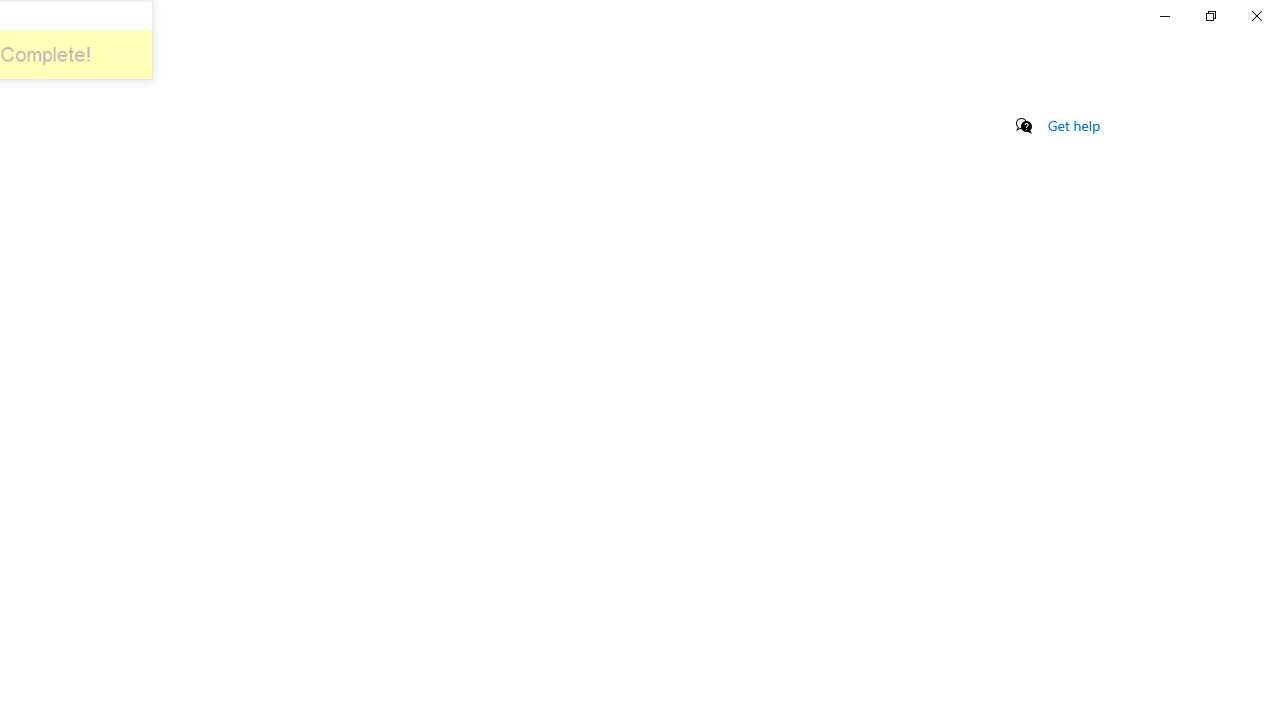 This screenshot has height=720, width=1280. What do you see at coordinates (1073, 125) in the screenshot?
I see `'Get help'` at bounding box center [1073, 125].